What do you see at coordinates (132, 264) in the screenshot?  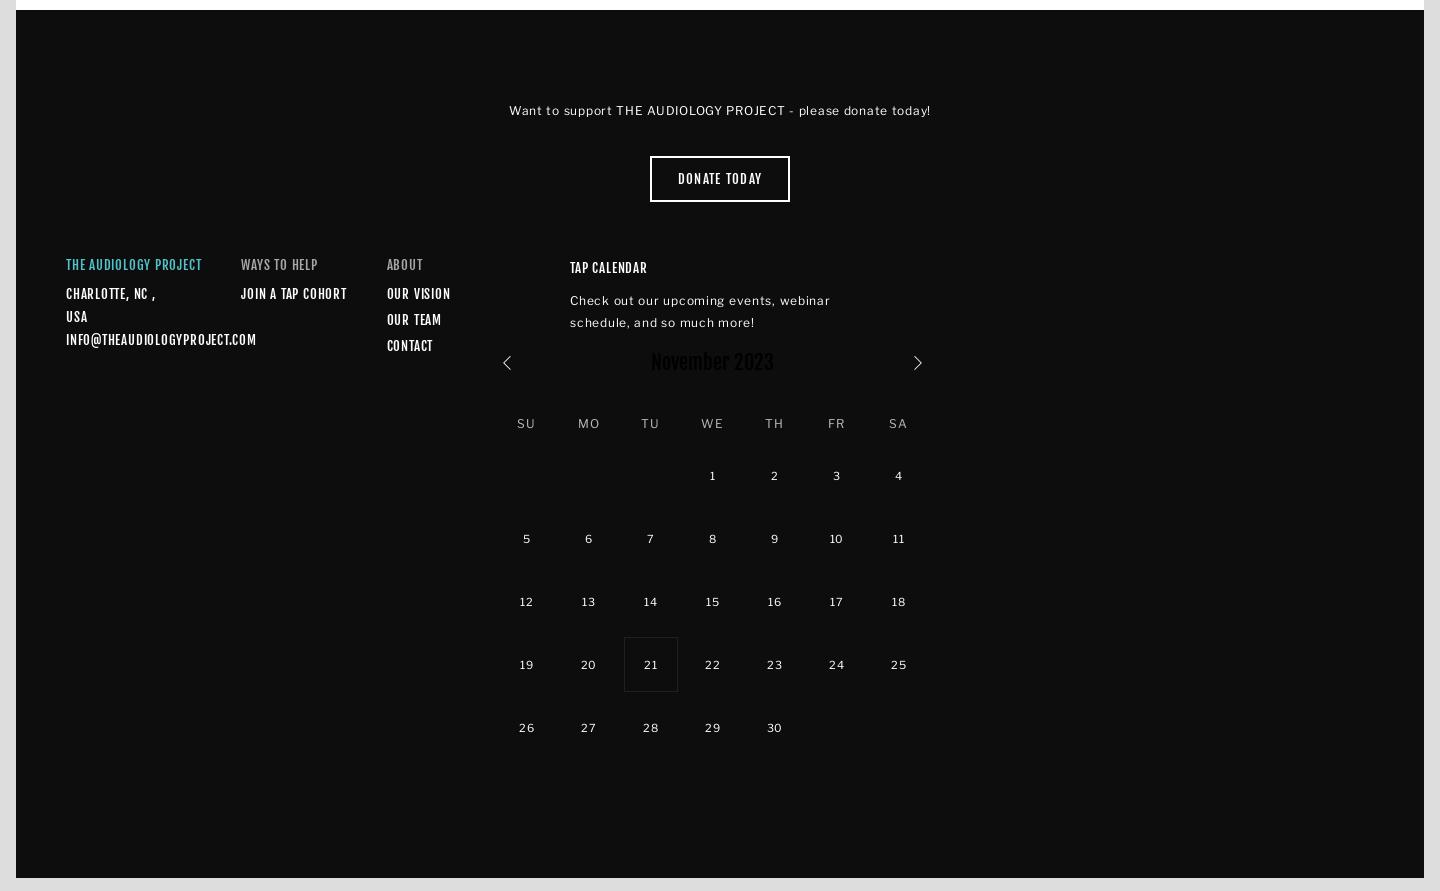 I see `'The Audiology Project'` at bounding box center [132, 264].